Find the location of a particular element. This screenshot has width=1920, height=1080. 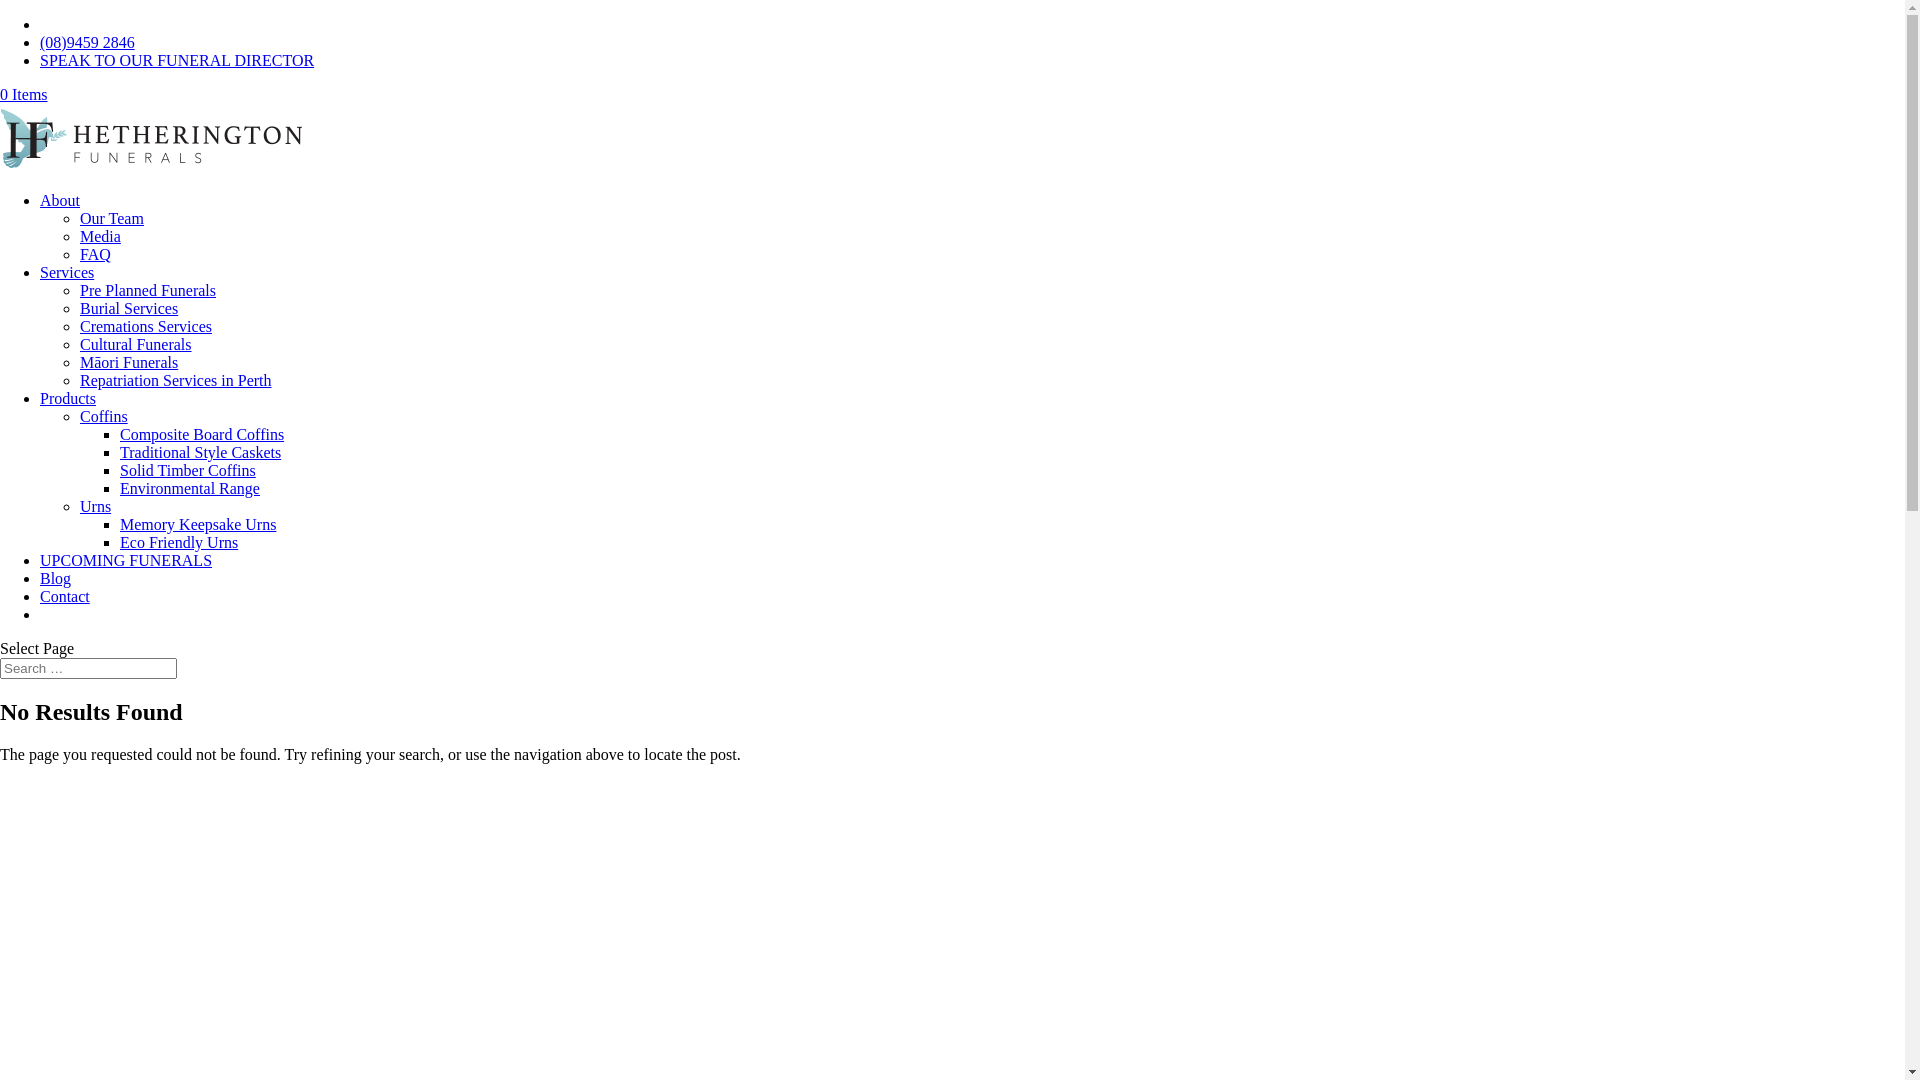

'Traditional Style Caskets' is located at coordinates (200, 452).